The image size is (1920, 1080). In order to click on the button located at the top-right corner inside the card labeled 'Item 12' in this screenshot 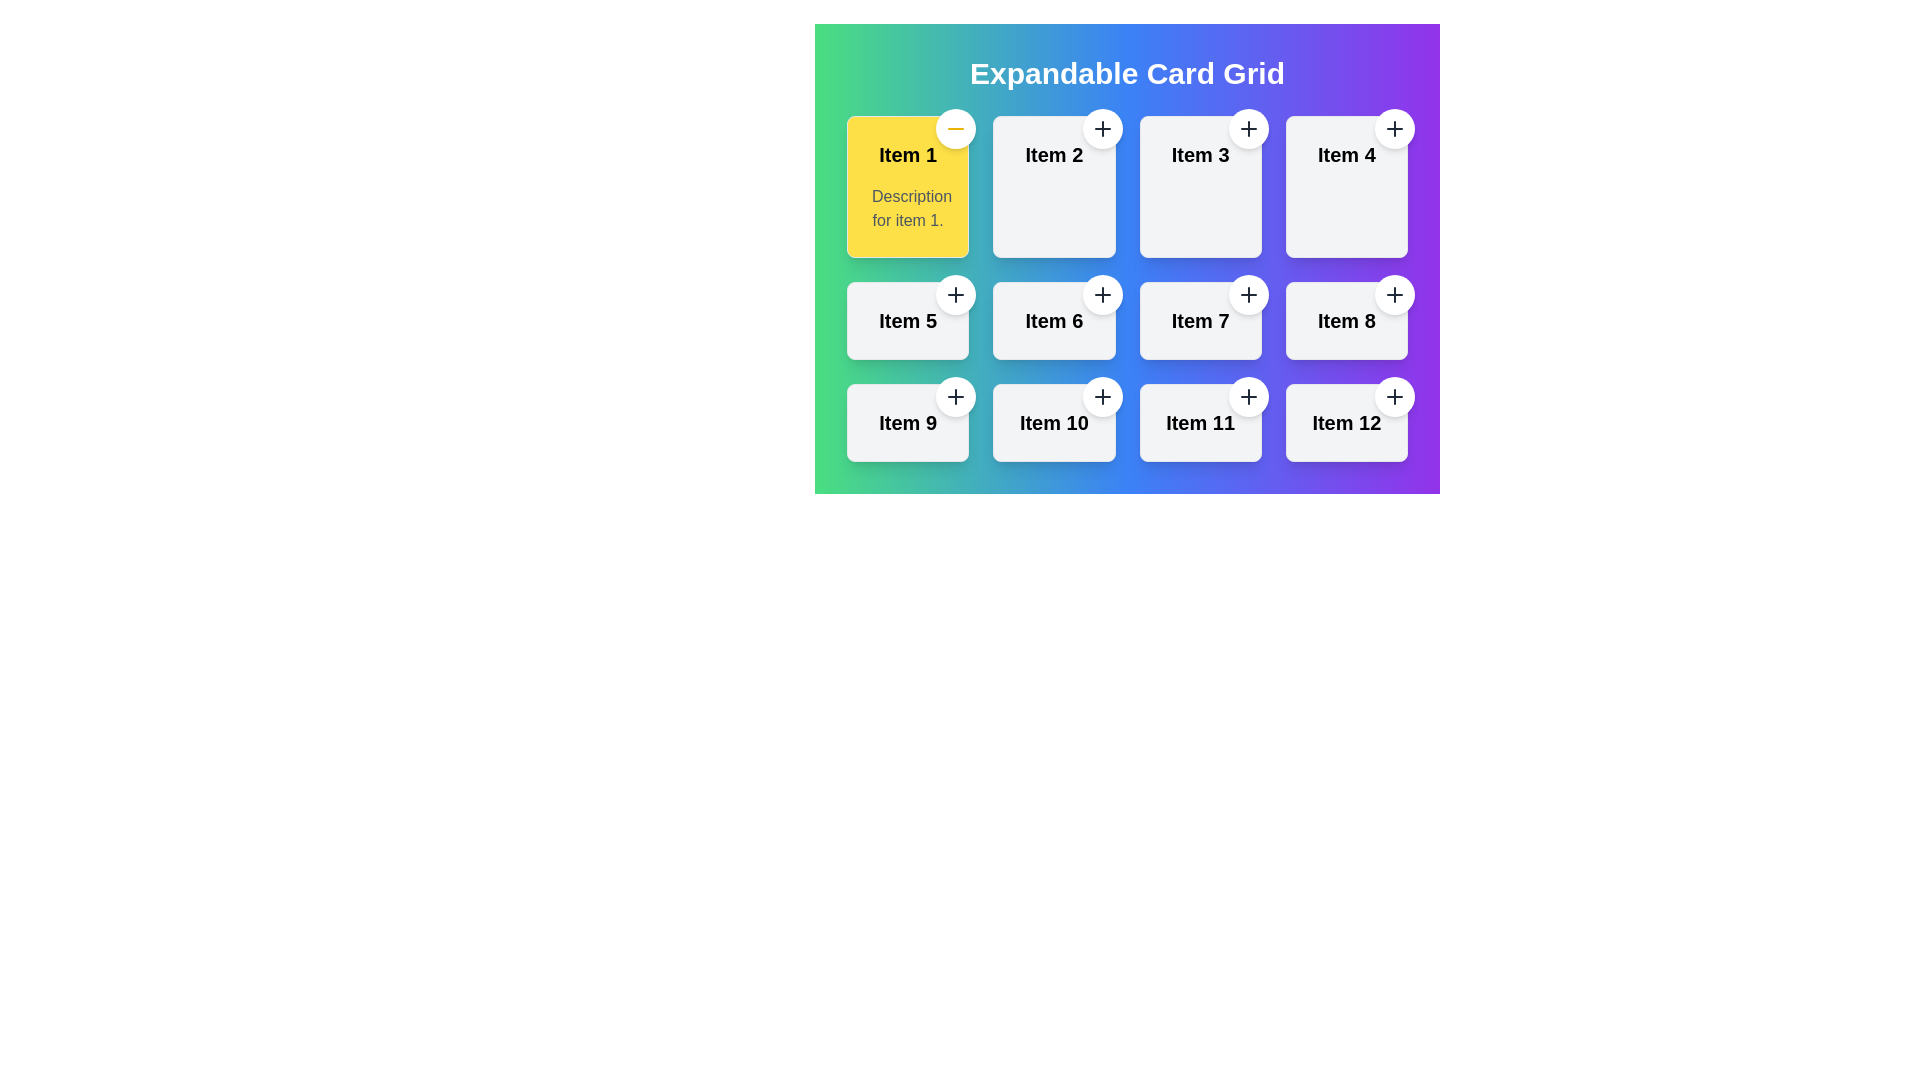, I will do `click(1394, 397)`.